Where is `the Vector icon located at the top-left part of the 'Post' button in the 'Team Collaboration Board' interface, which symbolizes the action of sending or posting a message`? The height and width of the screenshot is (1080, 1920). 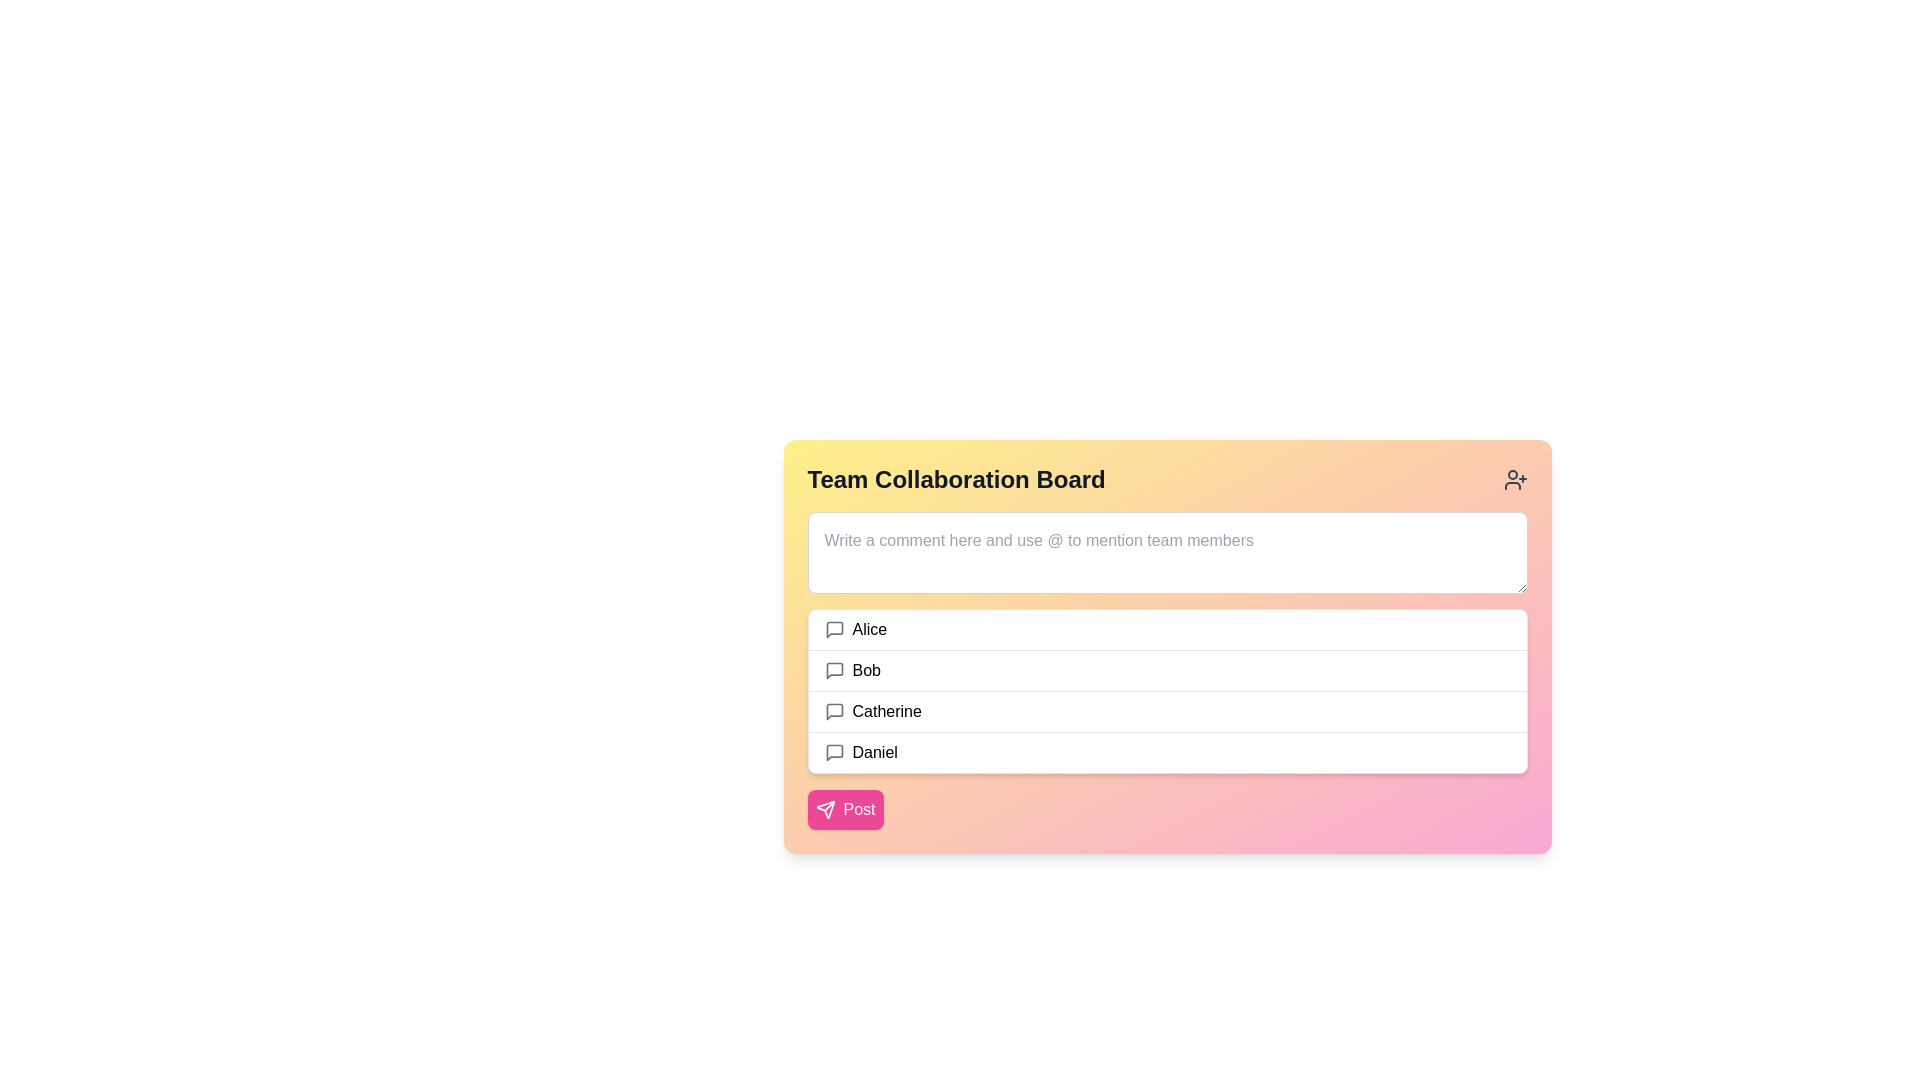
the Vector icon located at the top-left part of the 'Post' button in the 'Team Collaboration Board' interface, which symbolizes the action of sending or posting a message is located at coordinates (825, 810).